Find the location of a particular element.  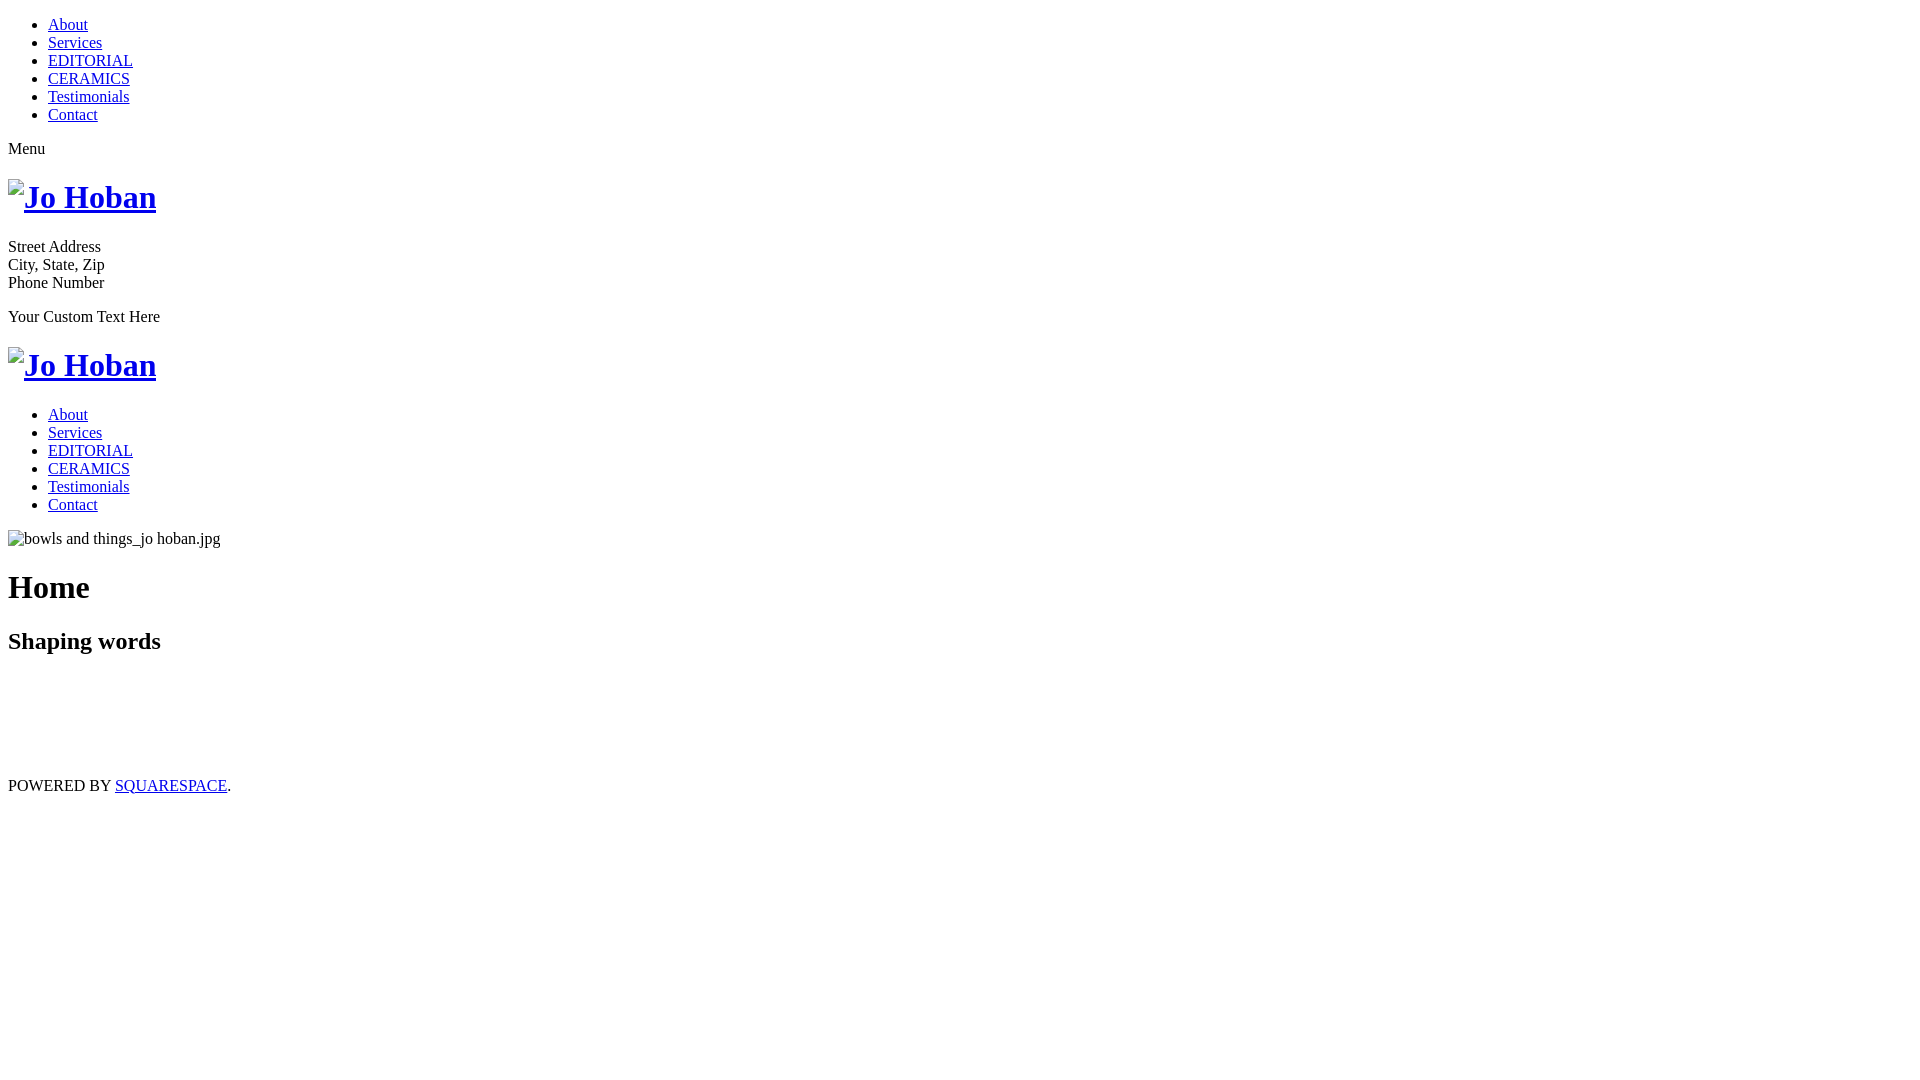

'CERAMICS' is located at coordinates (88, 468).